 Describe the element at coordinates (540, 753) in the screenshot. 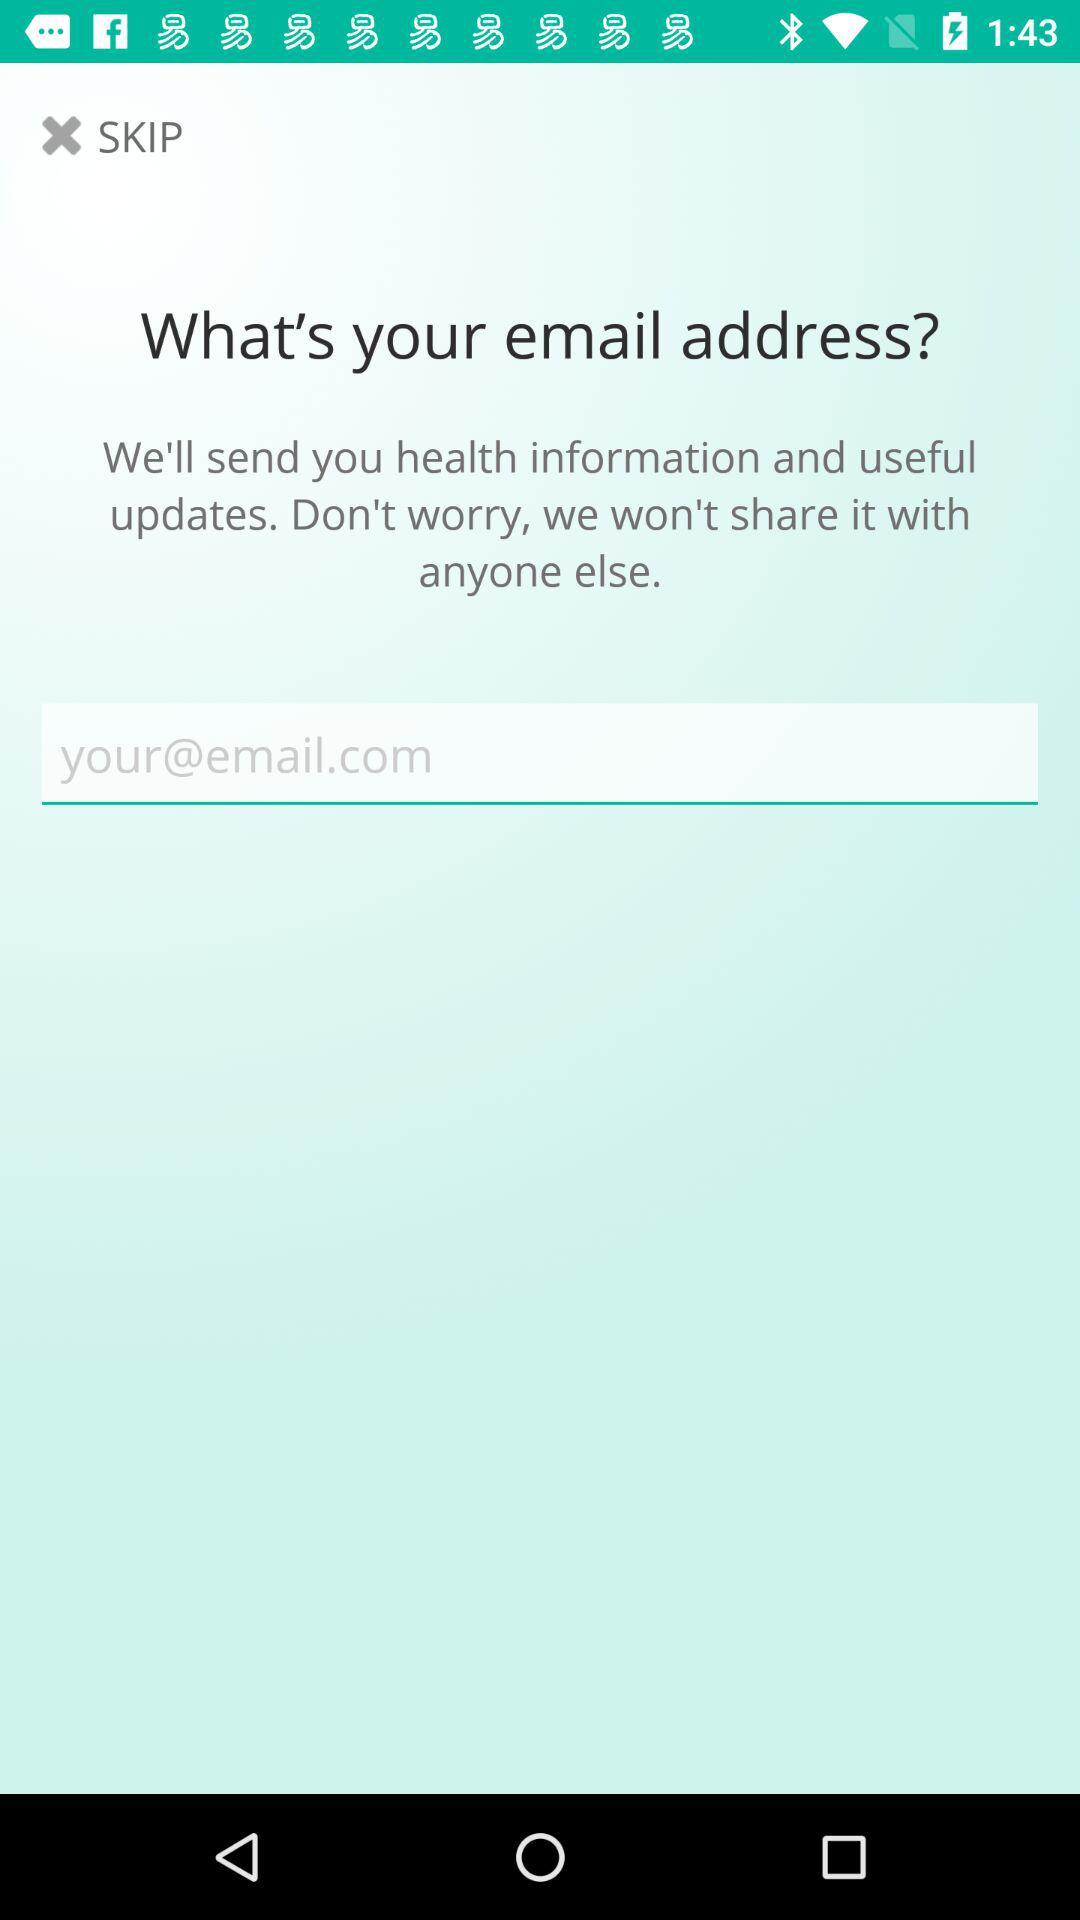

I see `icon at the center` at that location.